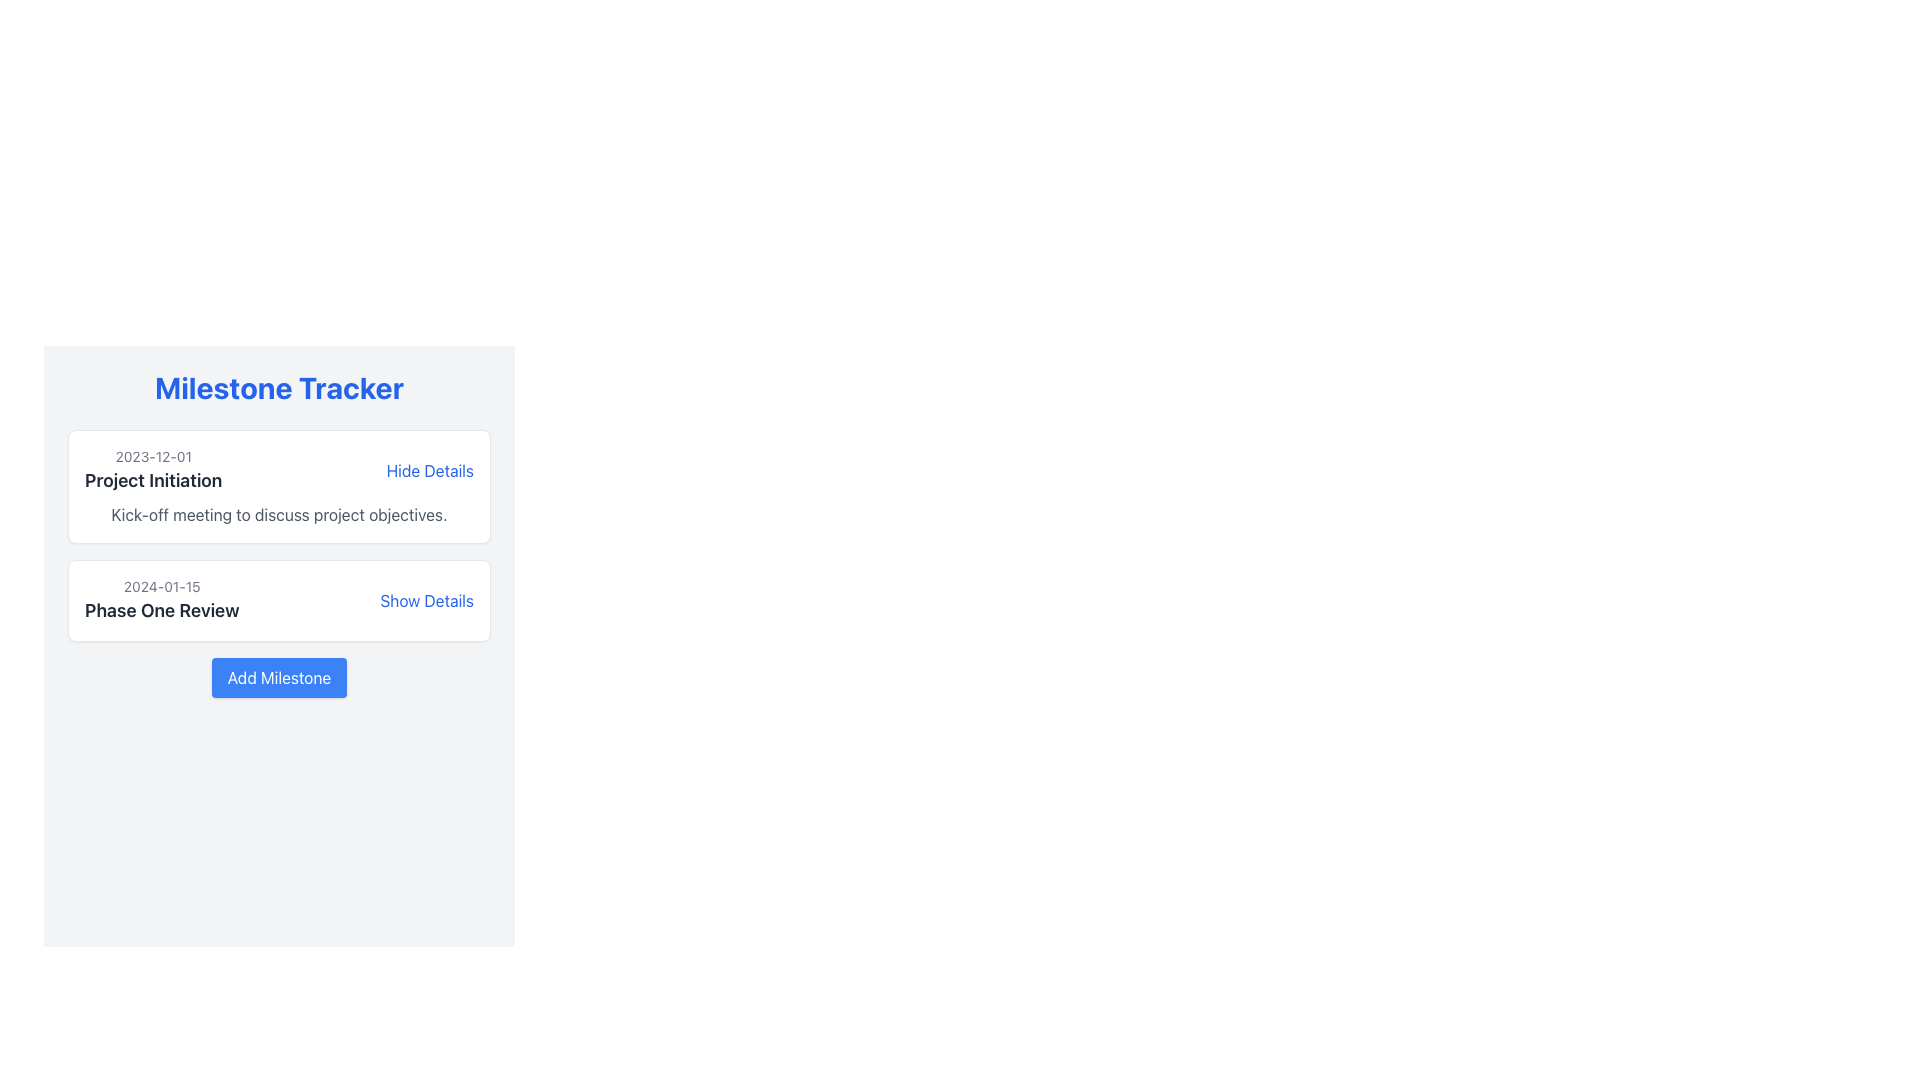  What do you see at coordinates (152, 456) in the screenshot?
I see `the static text label displaying the date associated with the milestone event titled 'Project Initiation', which is positioned at the top of its grouping block` at bounding box center [152, 456].